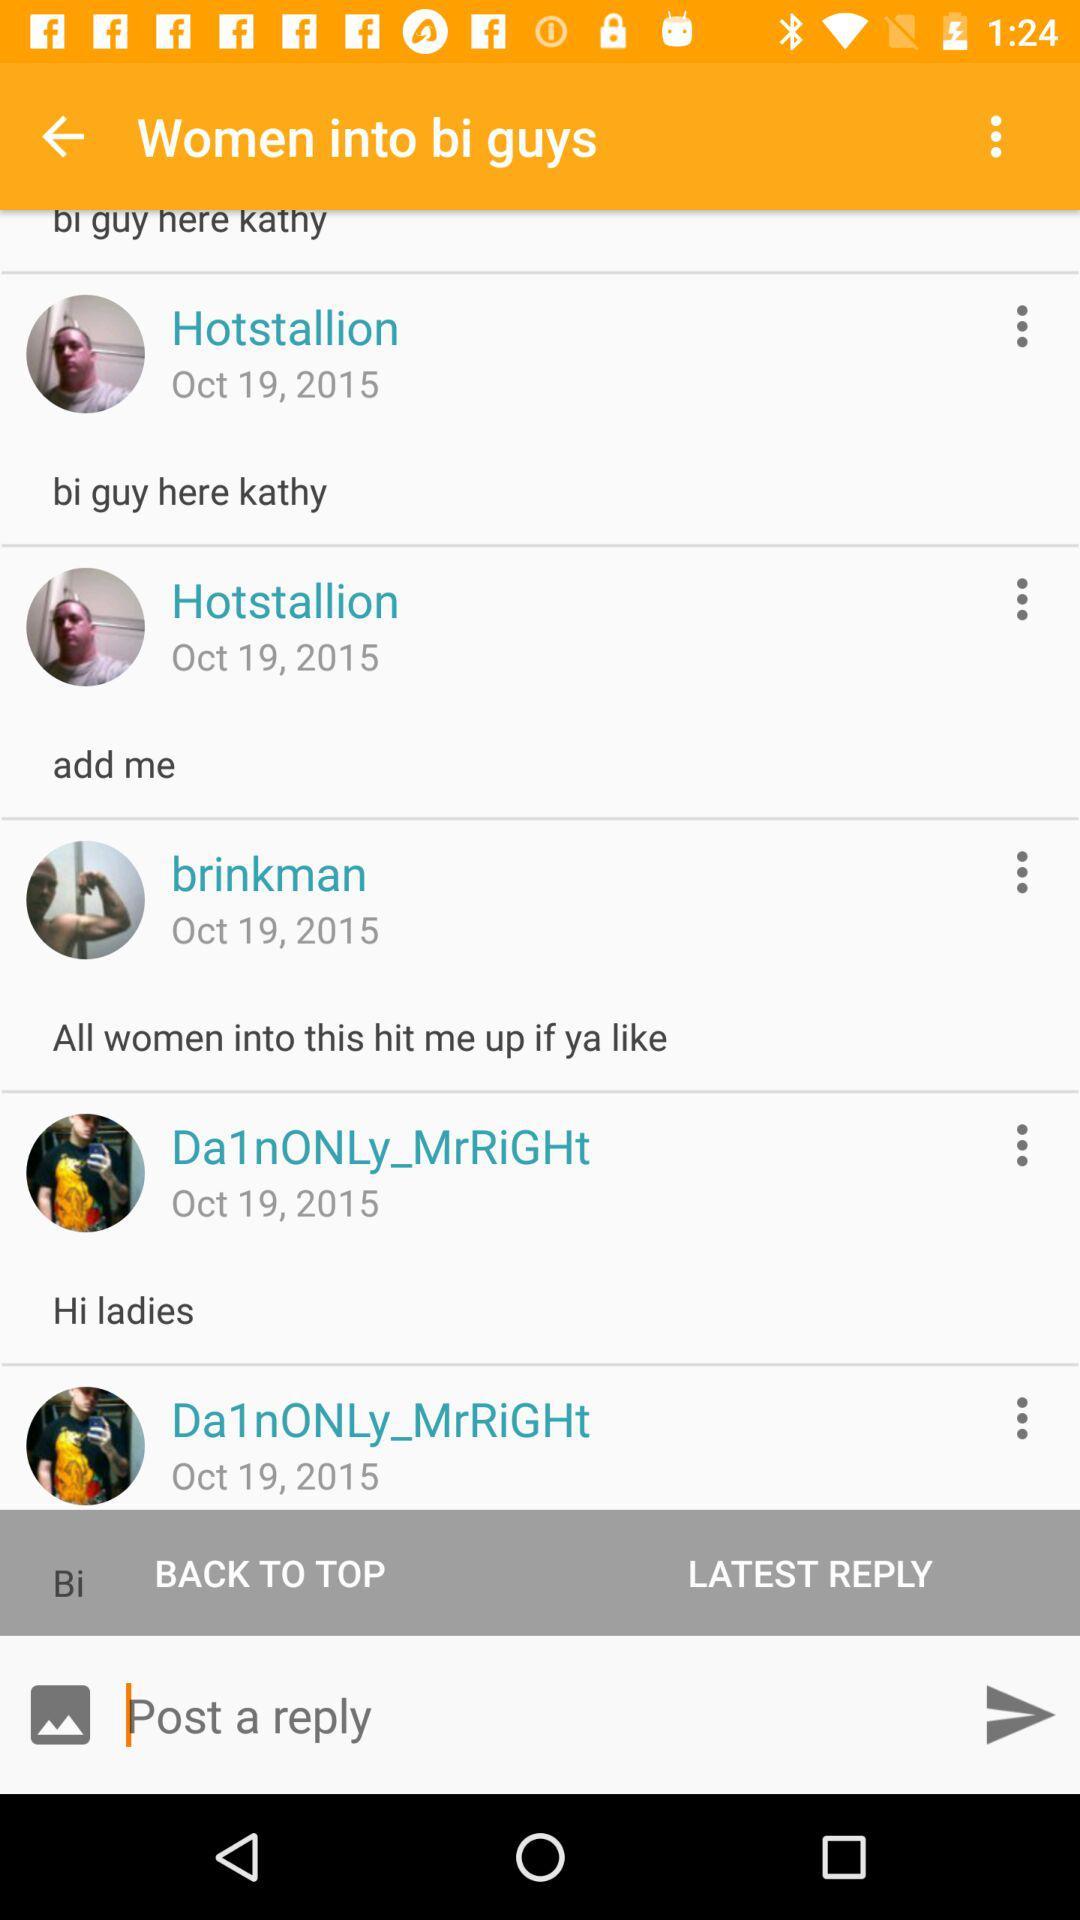 This screenshot has width=1080, height=1920. What do you see at coordinates (1022, 598) in the screenshot?
I see `more information` at bounding box center [1022, 598].